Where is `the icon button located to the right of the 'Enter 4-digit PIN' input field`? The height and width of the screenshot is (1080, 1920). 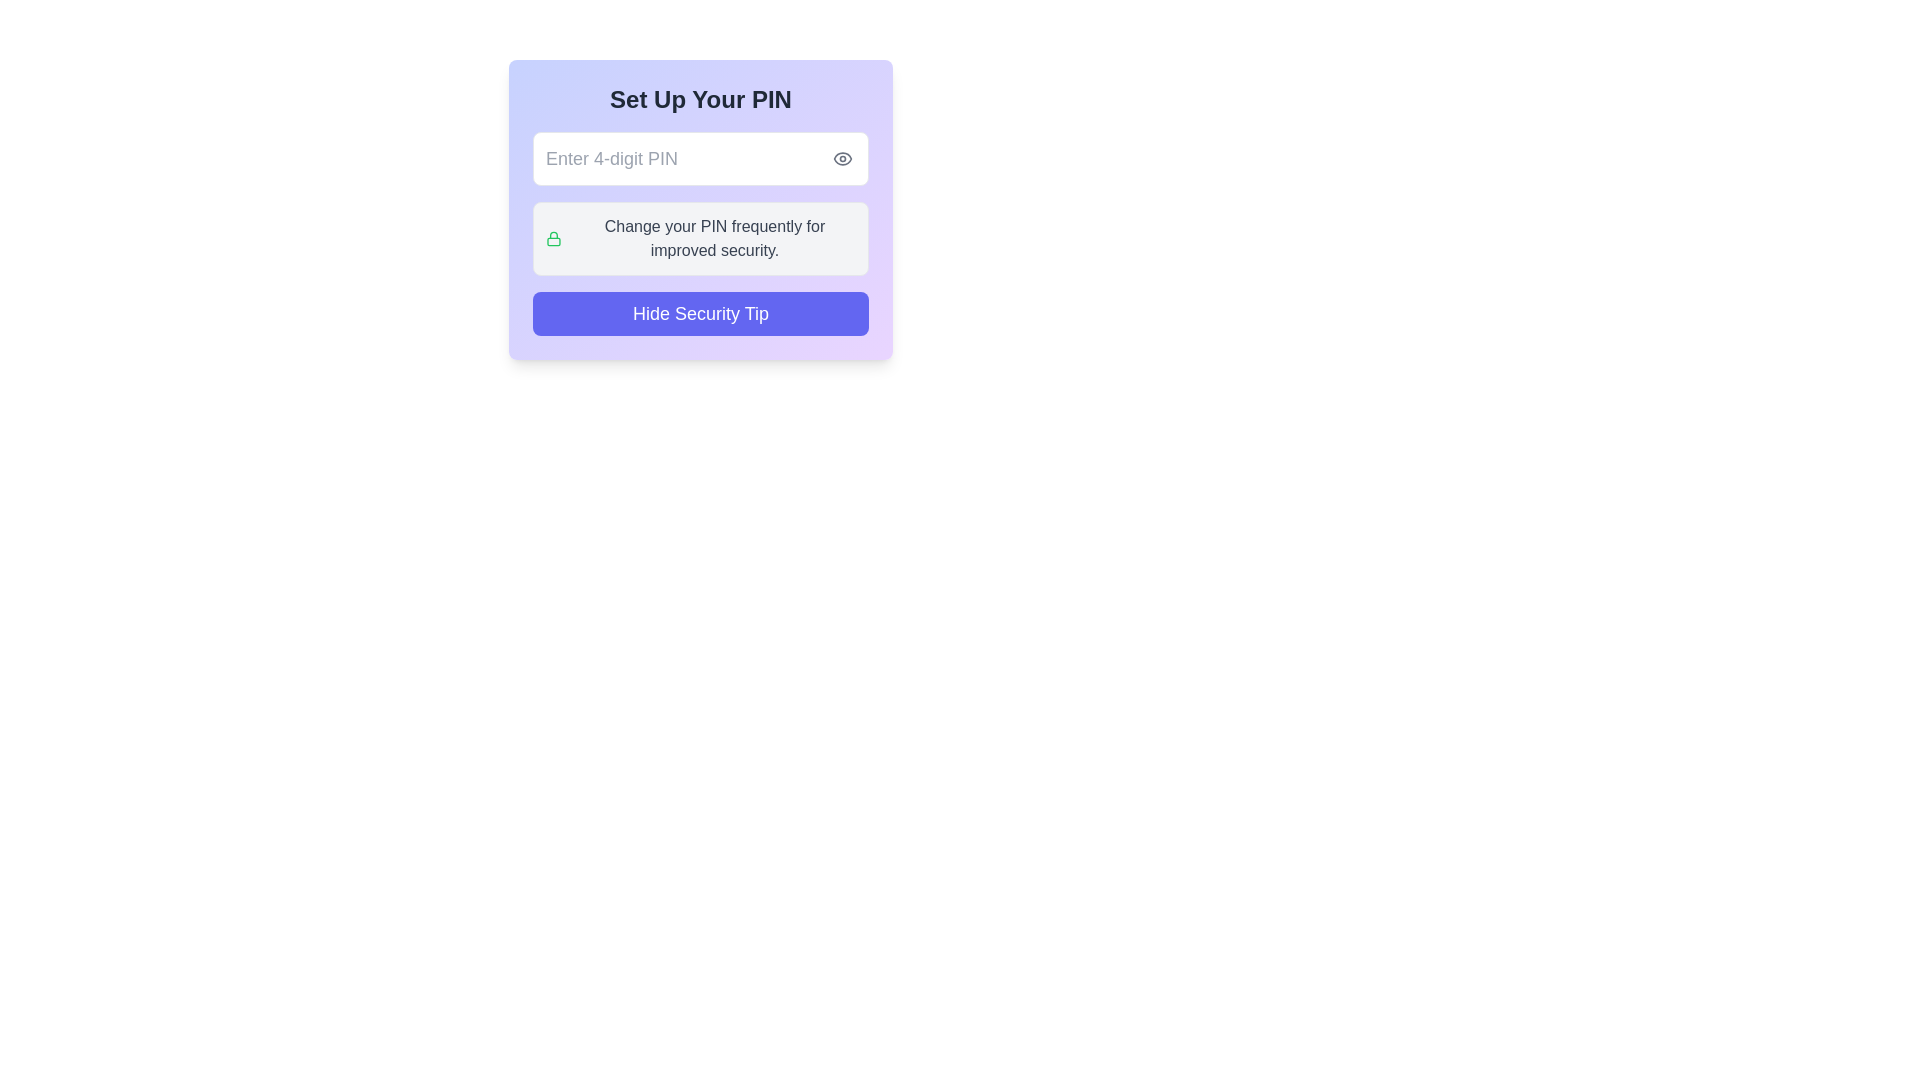
the icon button located to the right of the 'Enter 4-digit PIN' input field is located at coordinates (843, 157).